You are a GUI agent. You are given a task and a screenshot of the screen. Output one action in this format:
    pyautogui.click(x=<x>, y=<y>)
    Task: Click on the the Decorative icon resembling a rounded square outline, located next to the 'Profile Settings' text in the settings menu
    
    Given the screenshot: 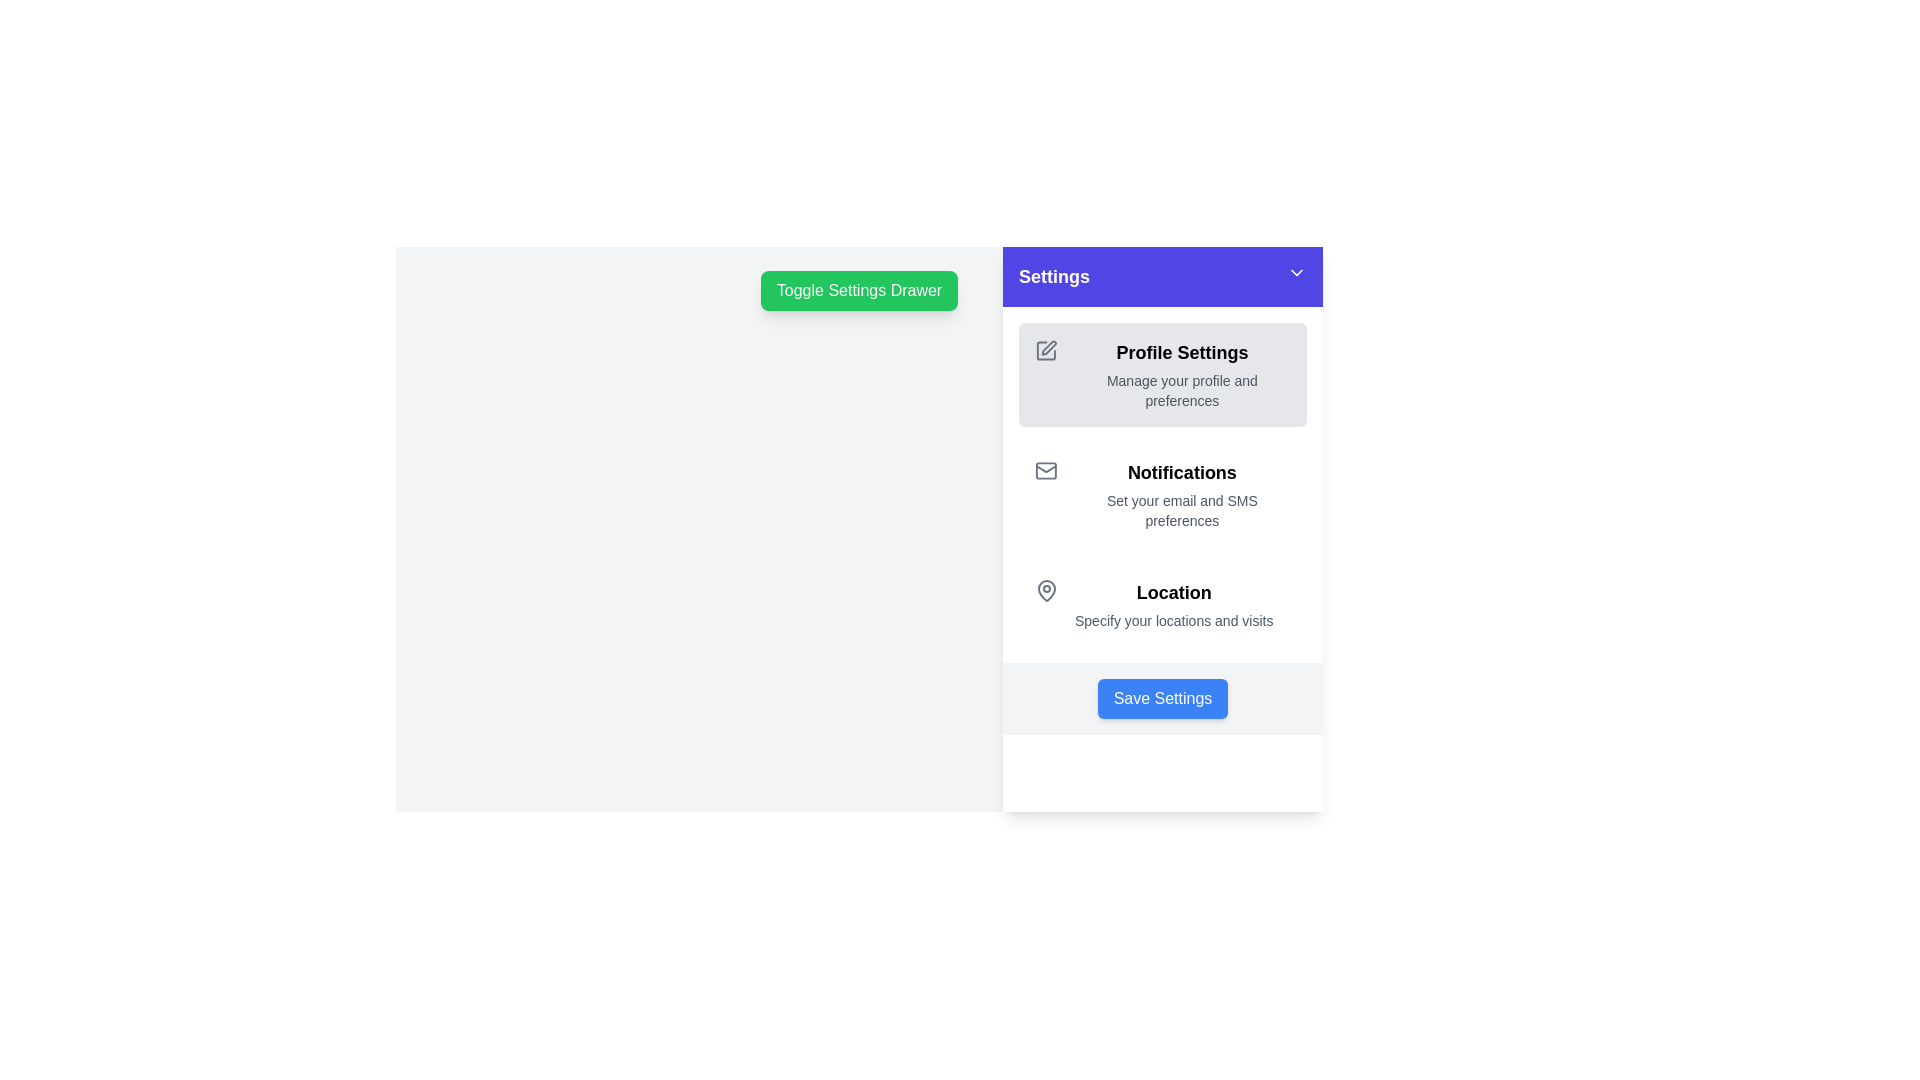 What is the action you would take?
    pyautogui.click(x=1045, y=350)
    